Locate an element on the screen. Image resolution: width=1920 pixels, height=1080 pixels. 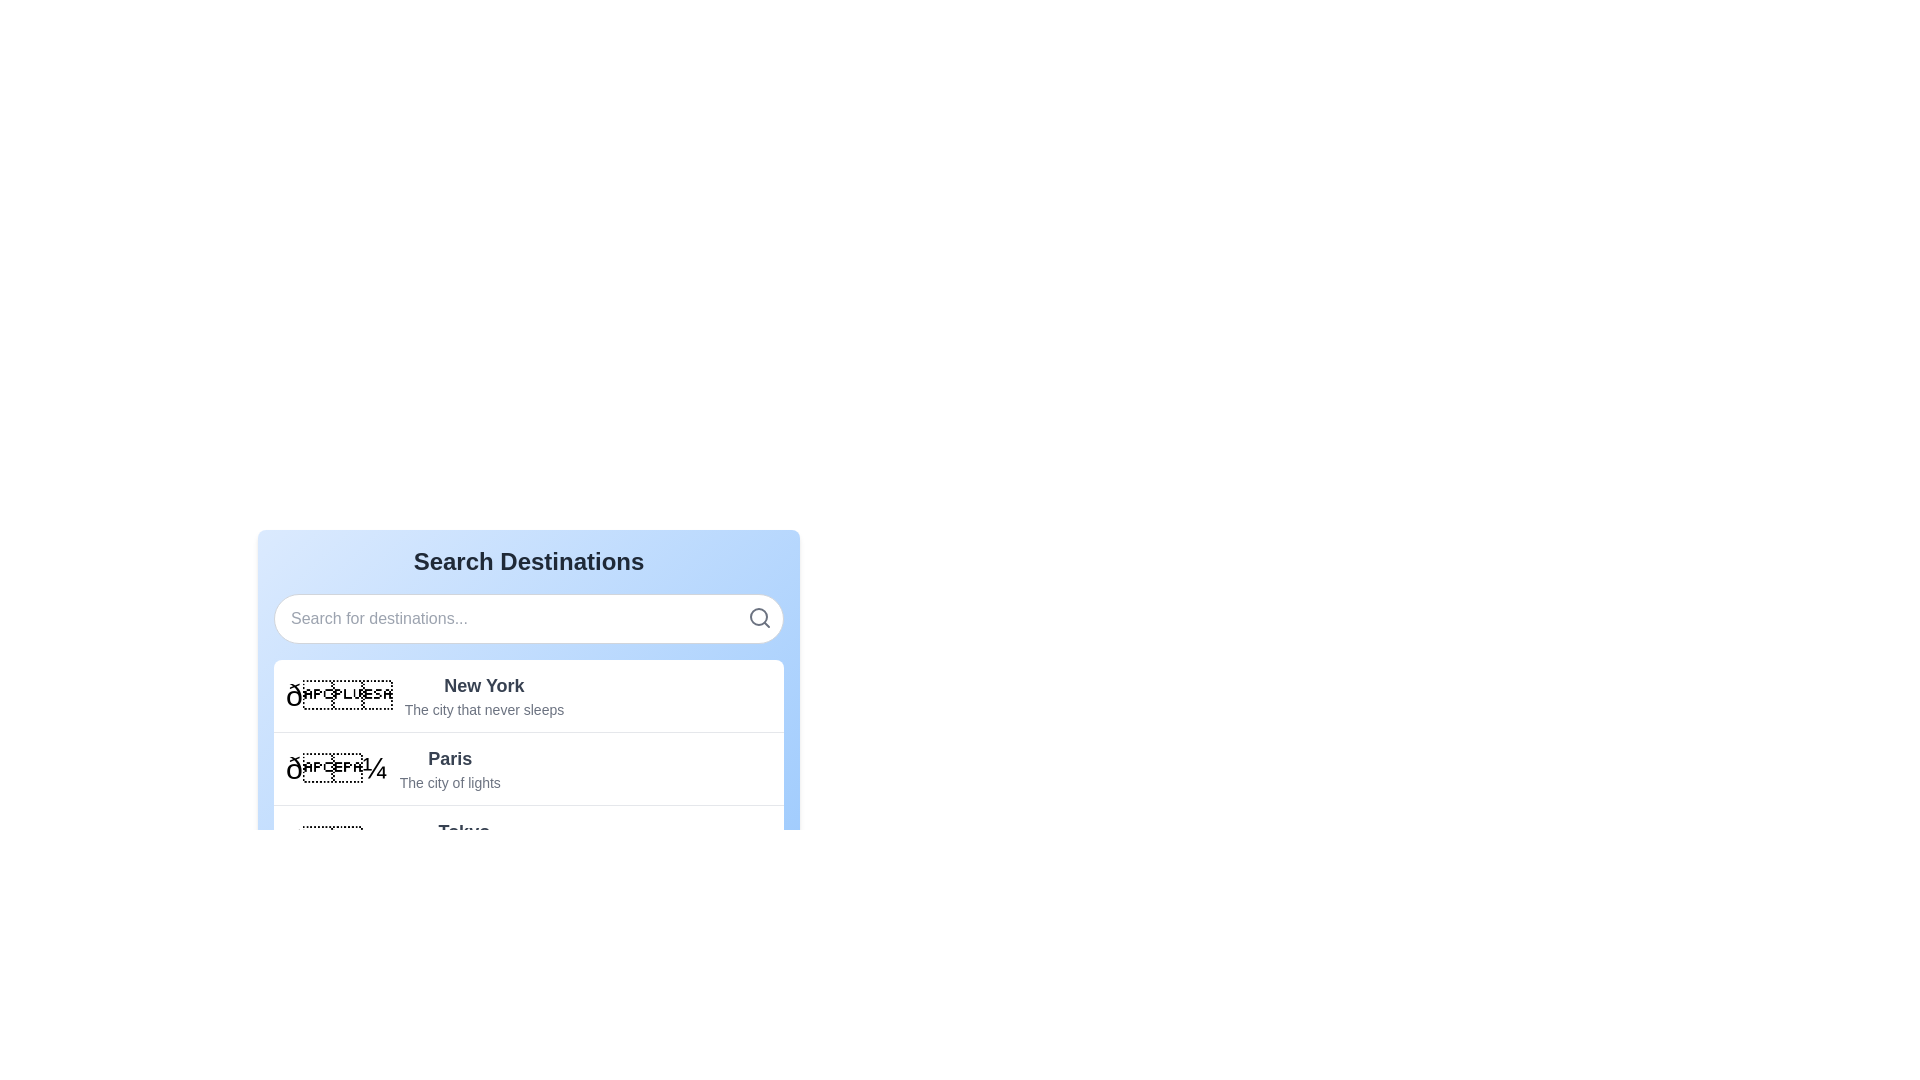
the text label displaying 'The city that never sleeps', which is a small gray font located beneath the bold text 'New York' is located at coordinates (484, 708).